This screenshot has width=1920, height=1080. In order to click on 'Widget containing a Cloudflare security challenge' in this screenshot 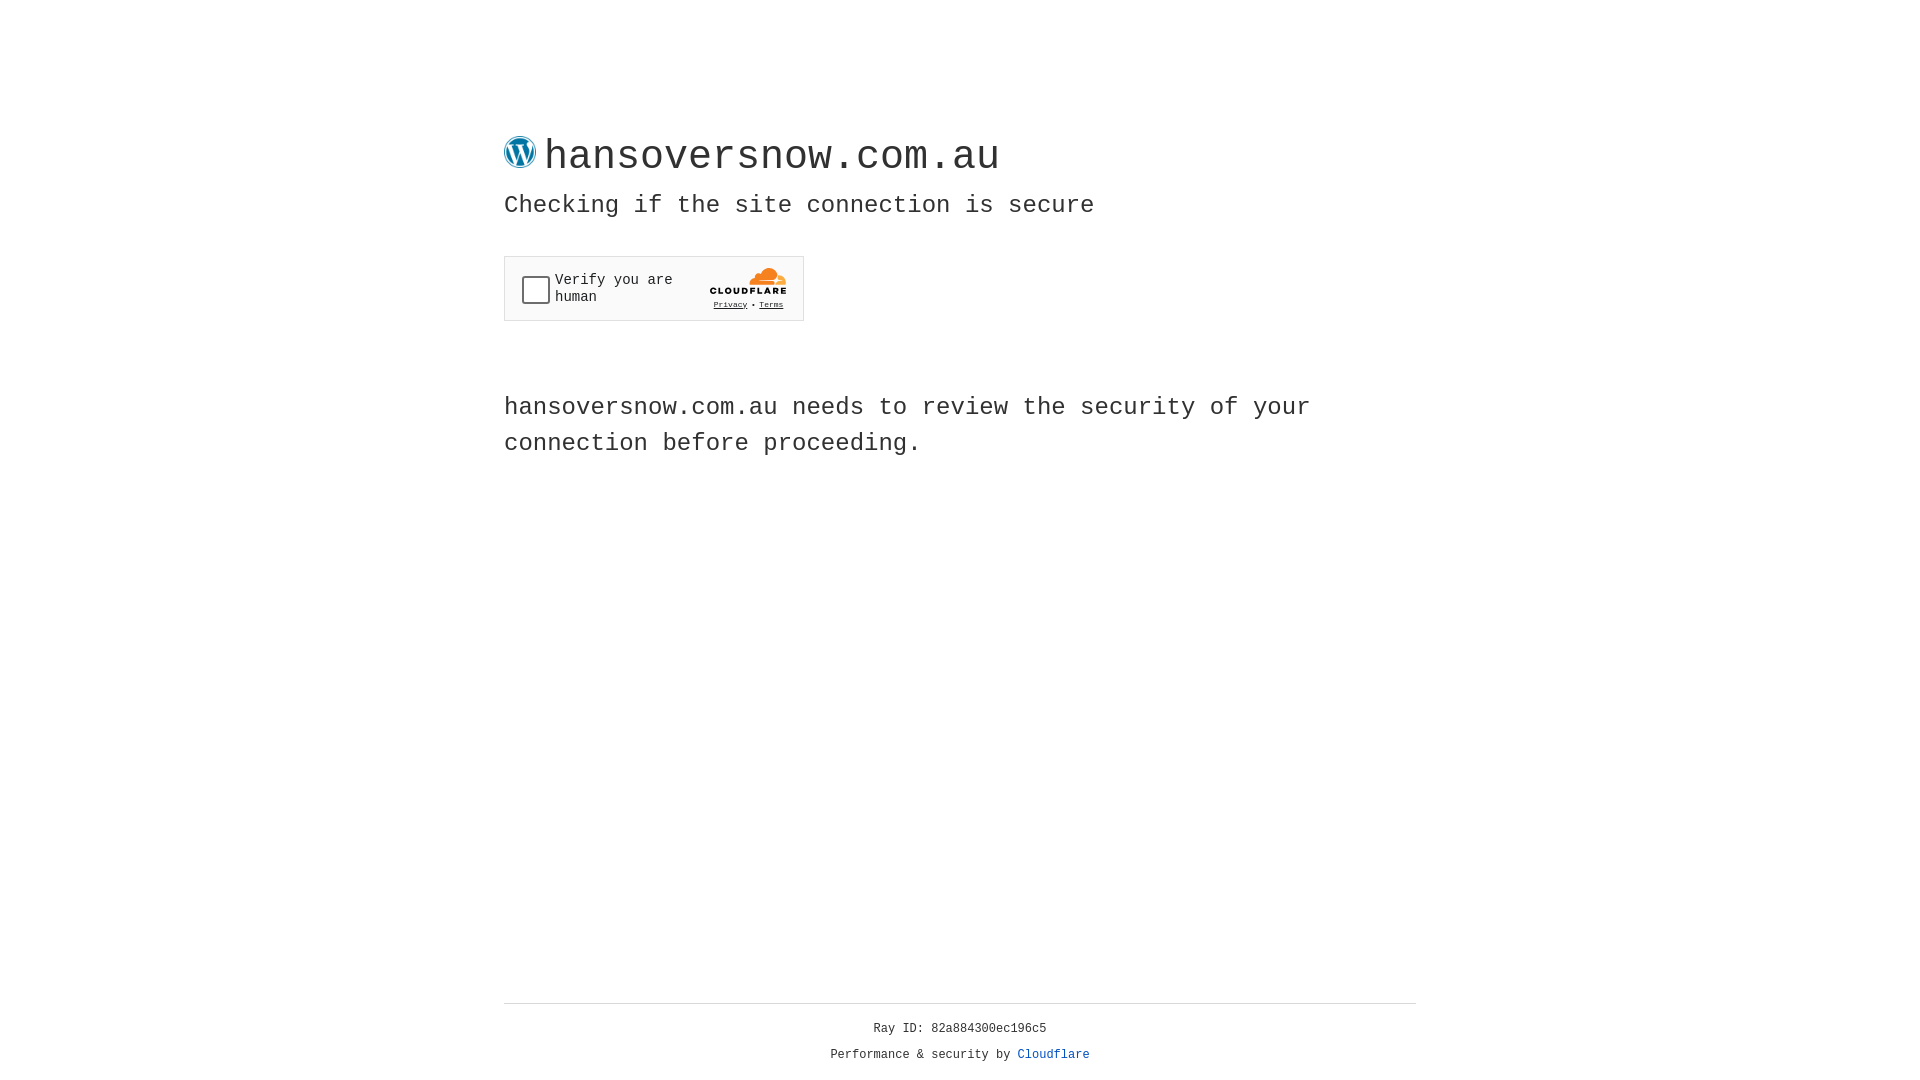, I will do `click(653, 288)`.